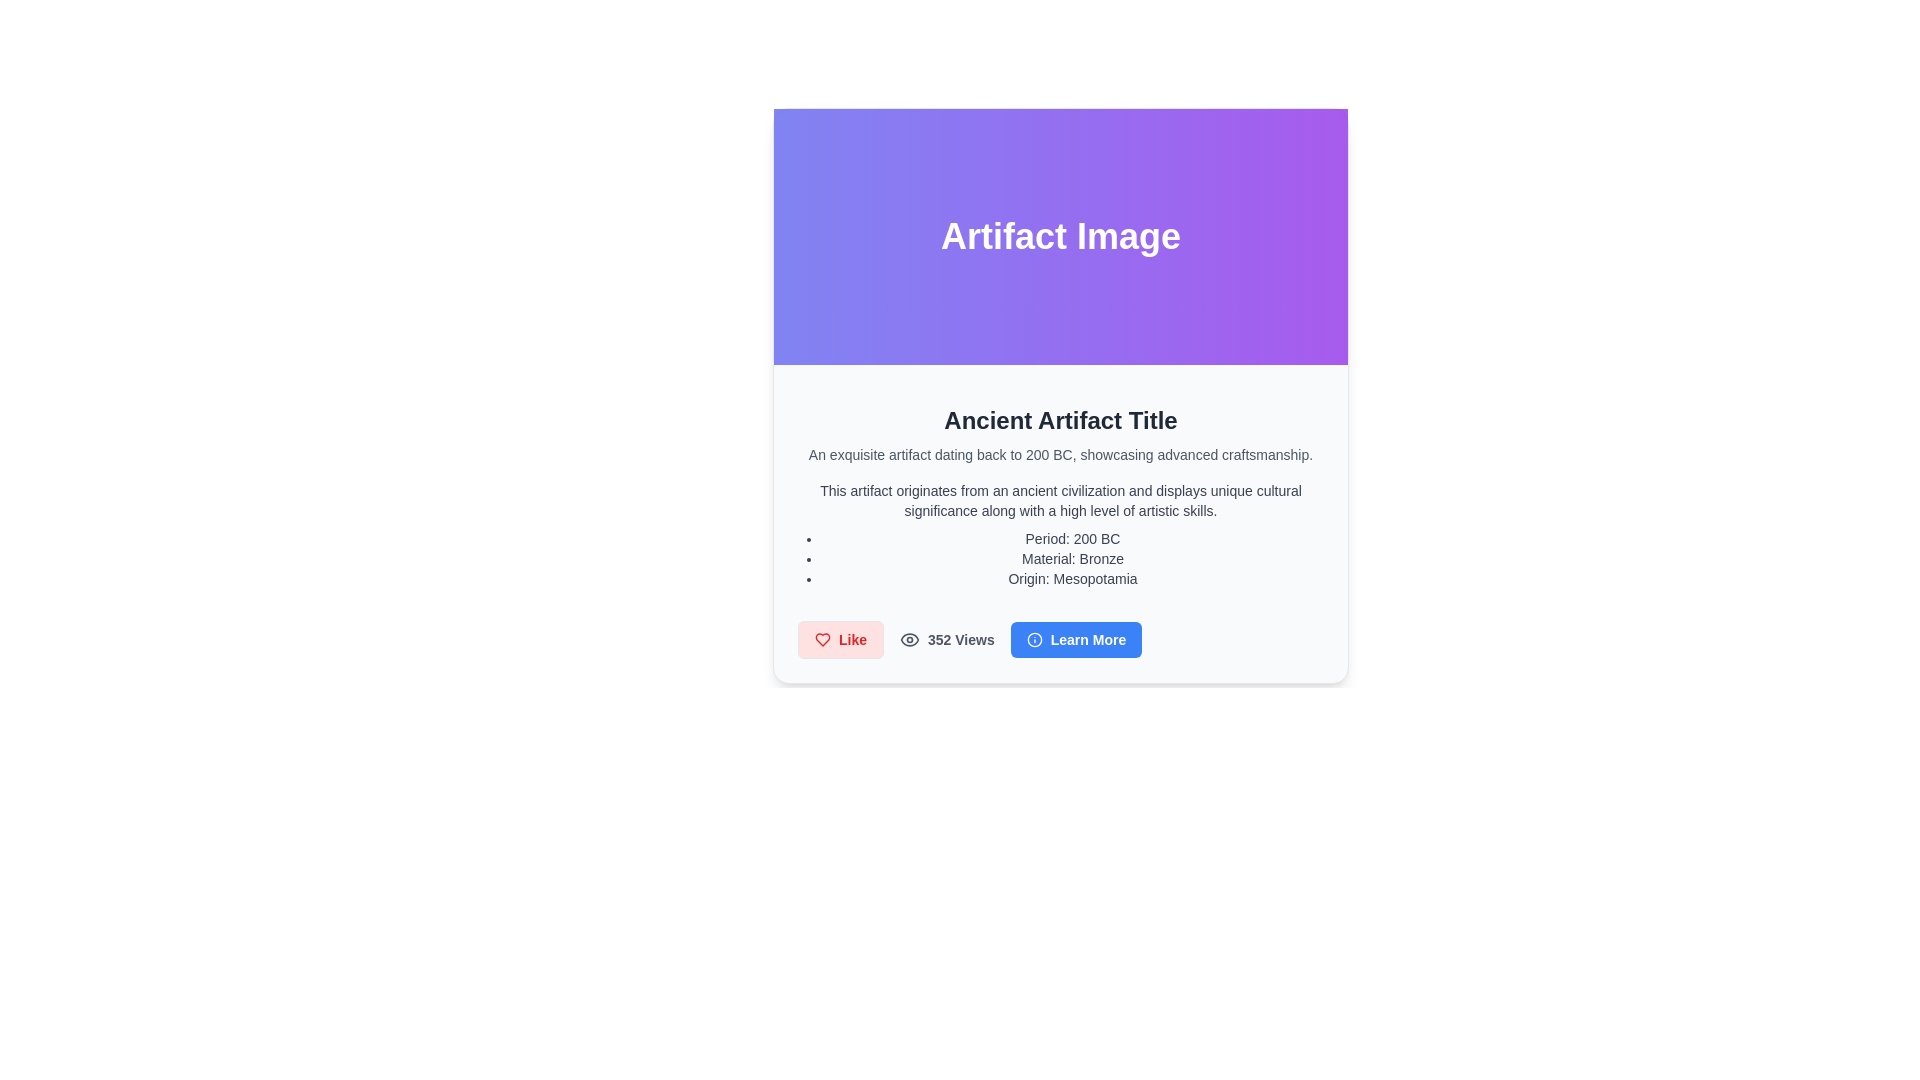  I want to click on the 'Like' button, which is the leftmost element in a horizontal layout of three items on the card interface, to like the displayed content, so click(840, 640).